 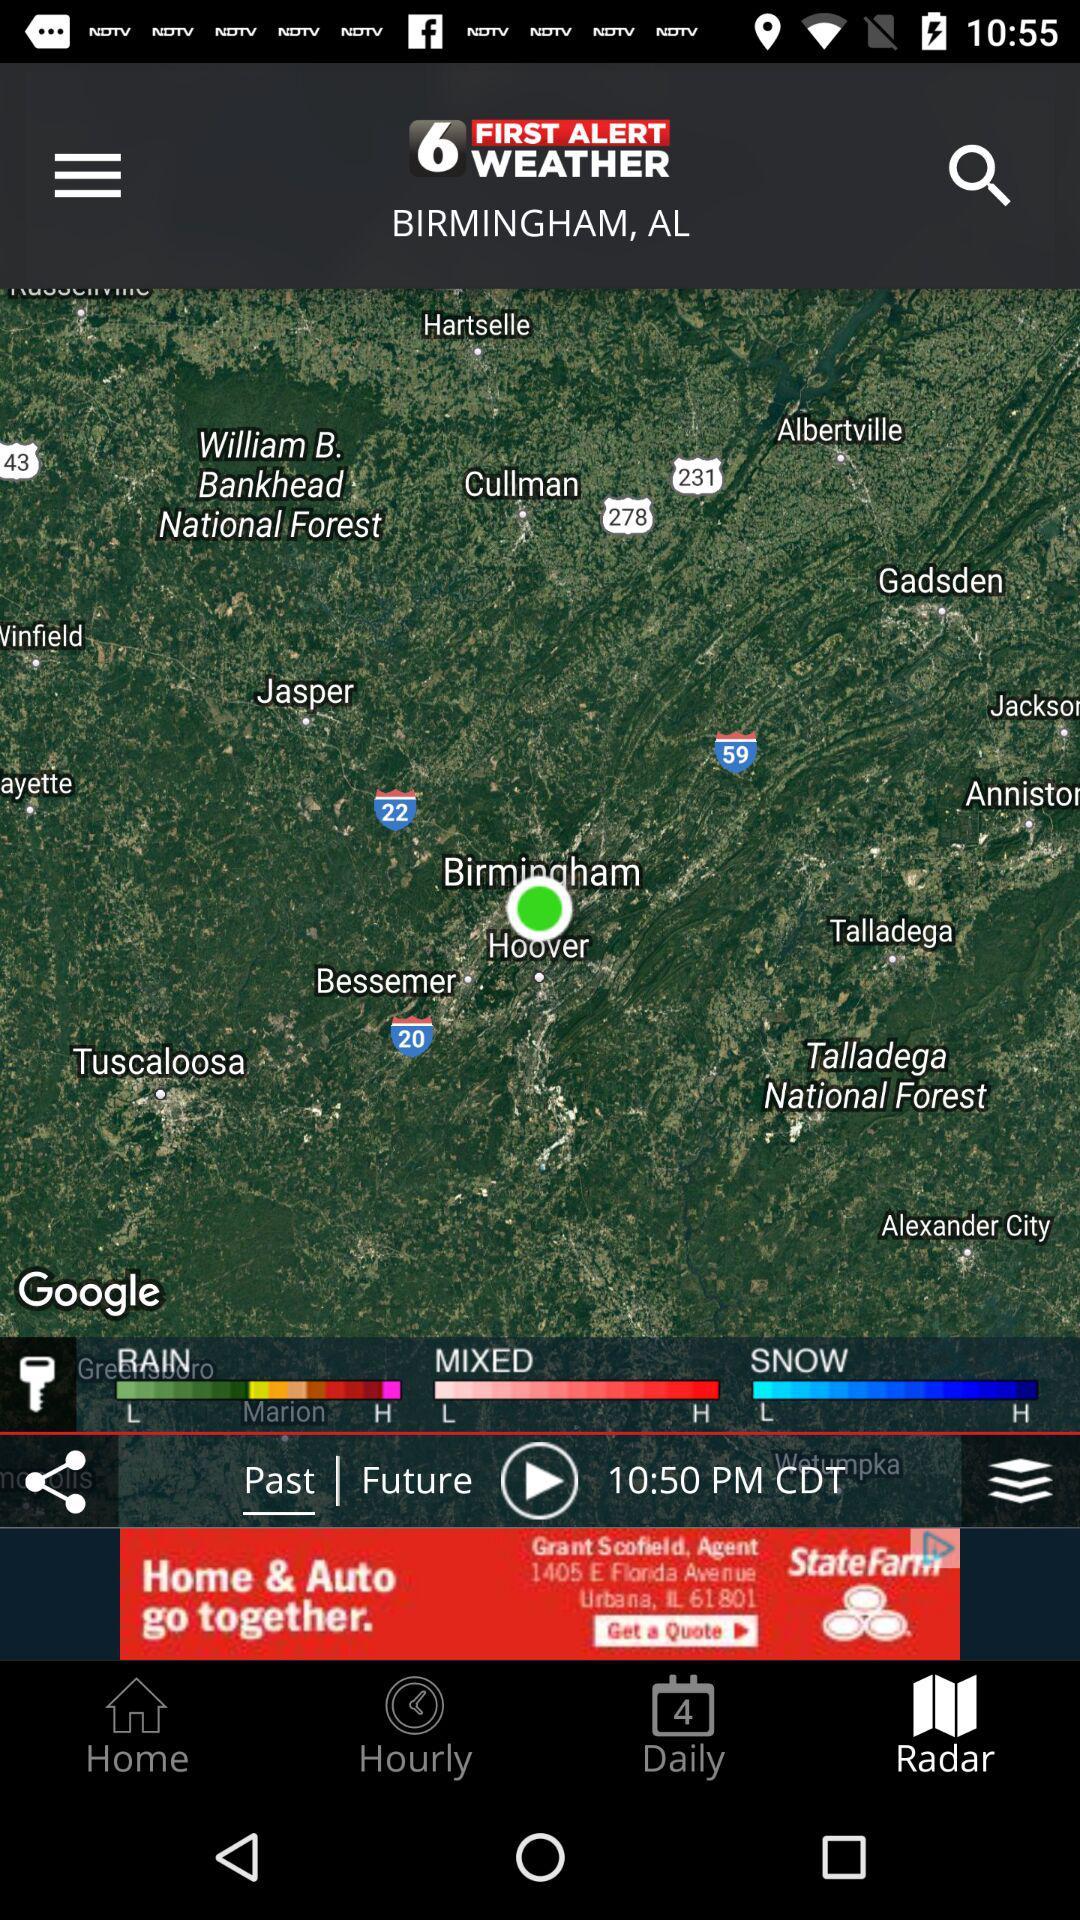 I want to click on the layers icon, so click(x=1020, y=1480).